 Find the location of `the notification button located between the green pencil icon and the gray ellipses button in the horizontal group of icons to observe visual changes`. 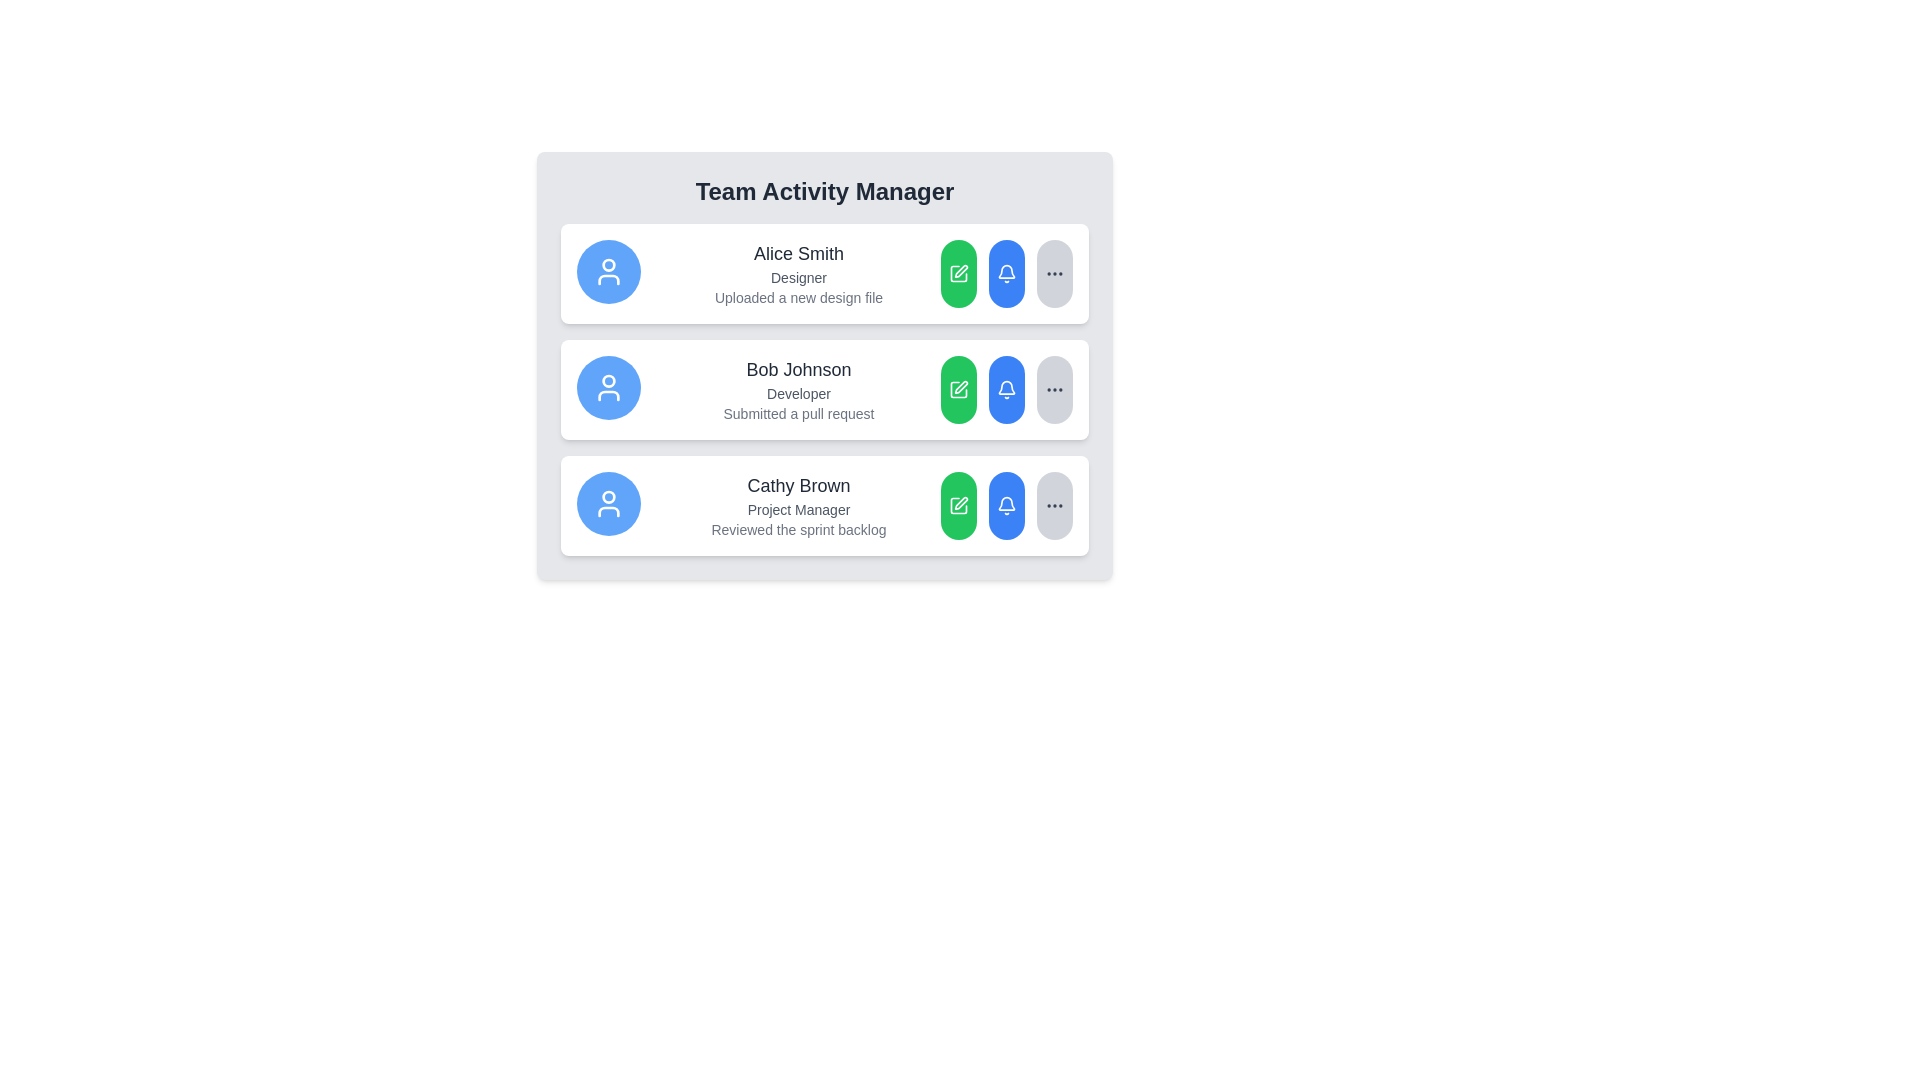

the notification button located between the green pencil icon and the gray ellipses button in the horizontal group of icons to observe visual changes is located at coordinates (1007, 273).